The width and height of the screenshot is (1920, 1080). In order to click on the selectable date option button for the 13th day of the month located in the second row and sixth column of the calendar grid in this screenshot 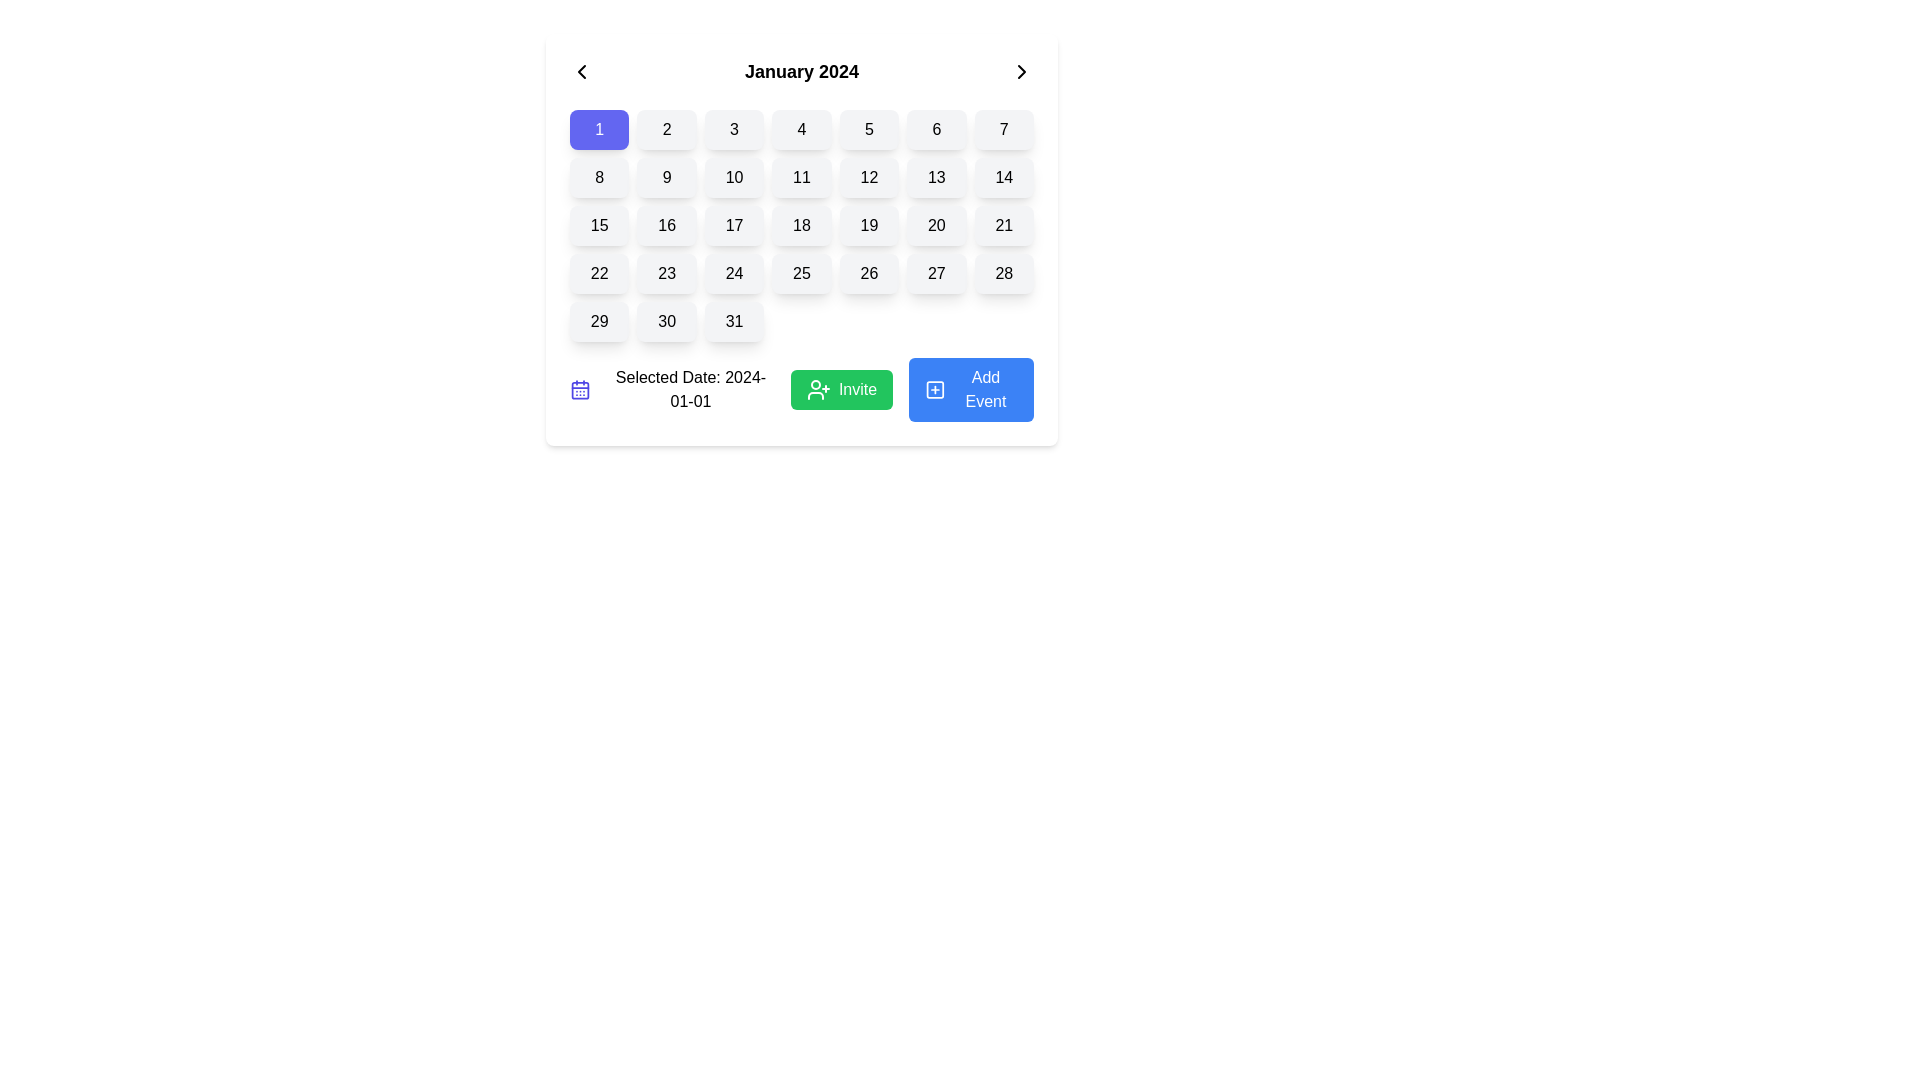, I will do `click(935, 176)`.